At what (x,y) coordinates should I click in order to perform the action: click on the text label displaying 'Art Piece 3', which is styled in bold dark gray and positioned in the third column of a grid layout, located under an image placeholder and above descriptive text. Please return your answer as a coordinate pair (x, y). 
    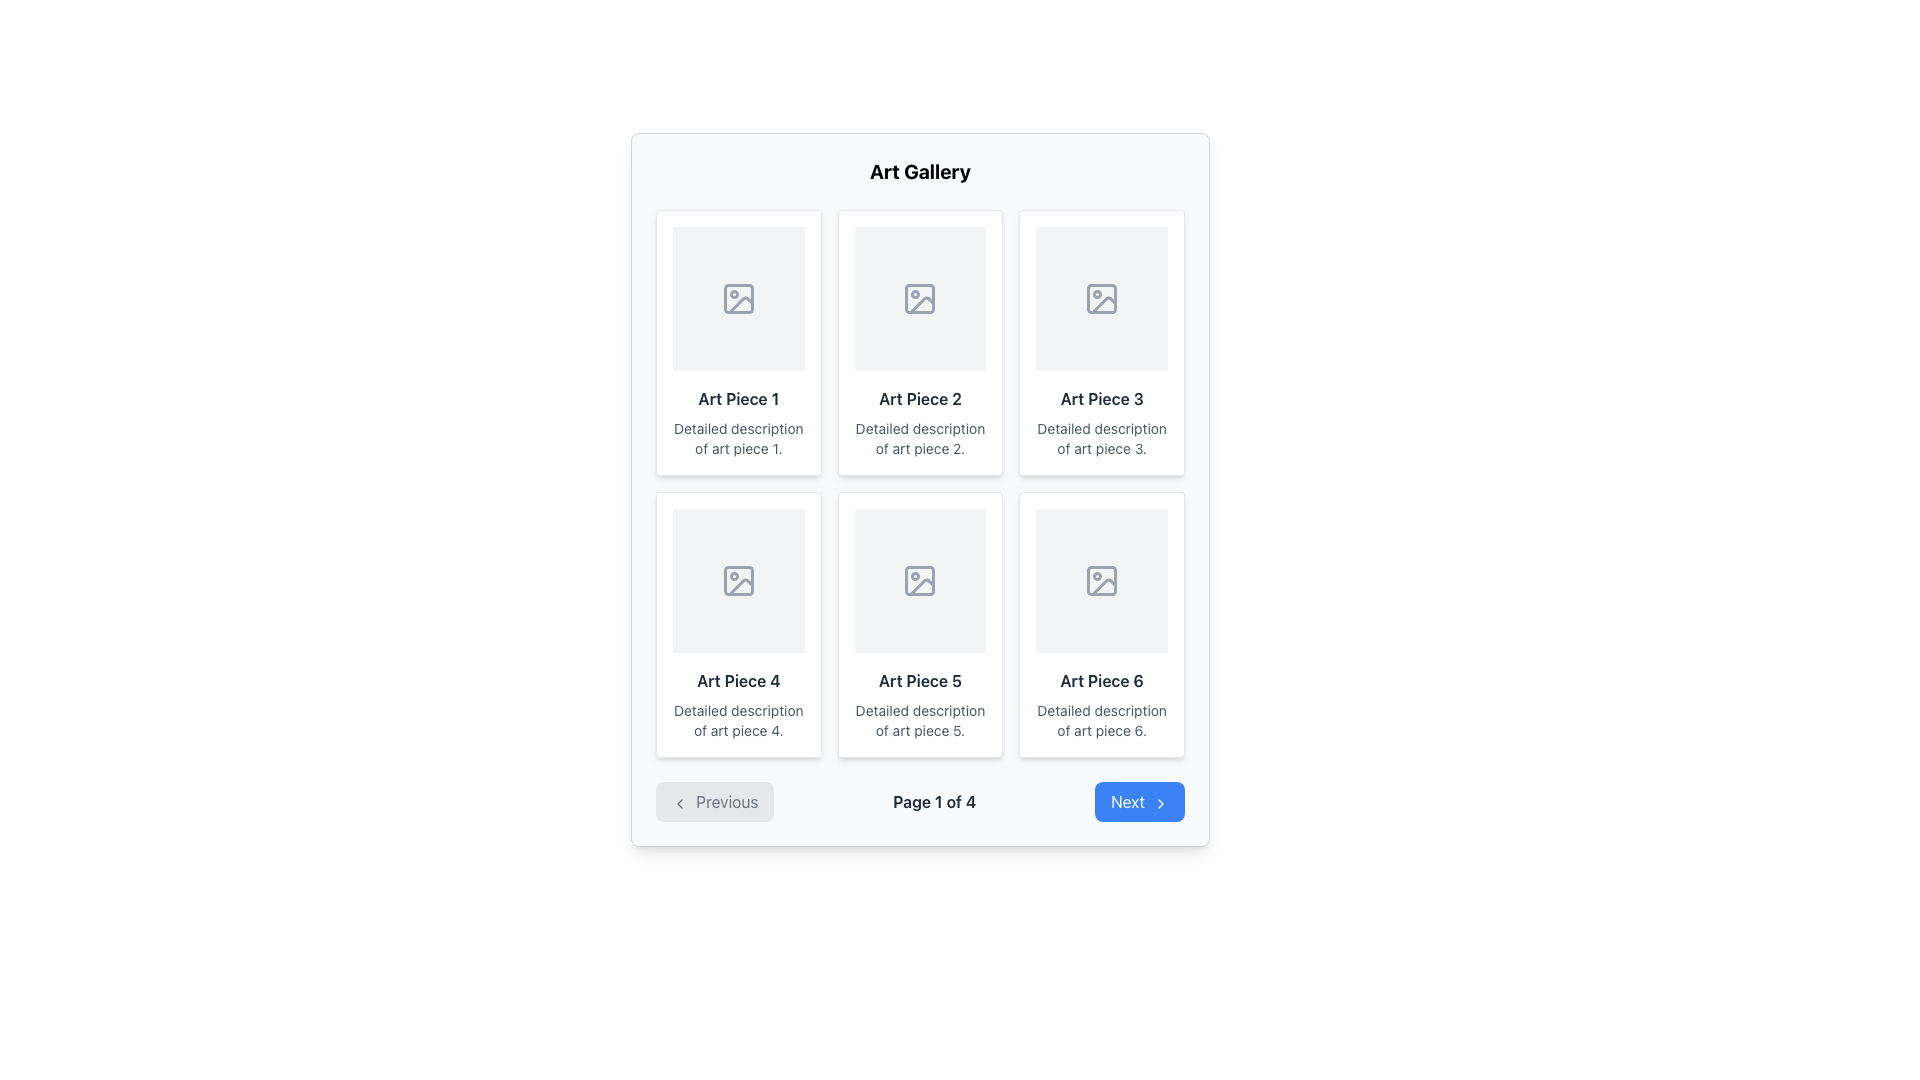
    Looking at the image, I should click on (1101, 398).